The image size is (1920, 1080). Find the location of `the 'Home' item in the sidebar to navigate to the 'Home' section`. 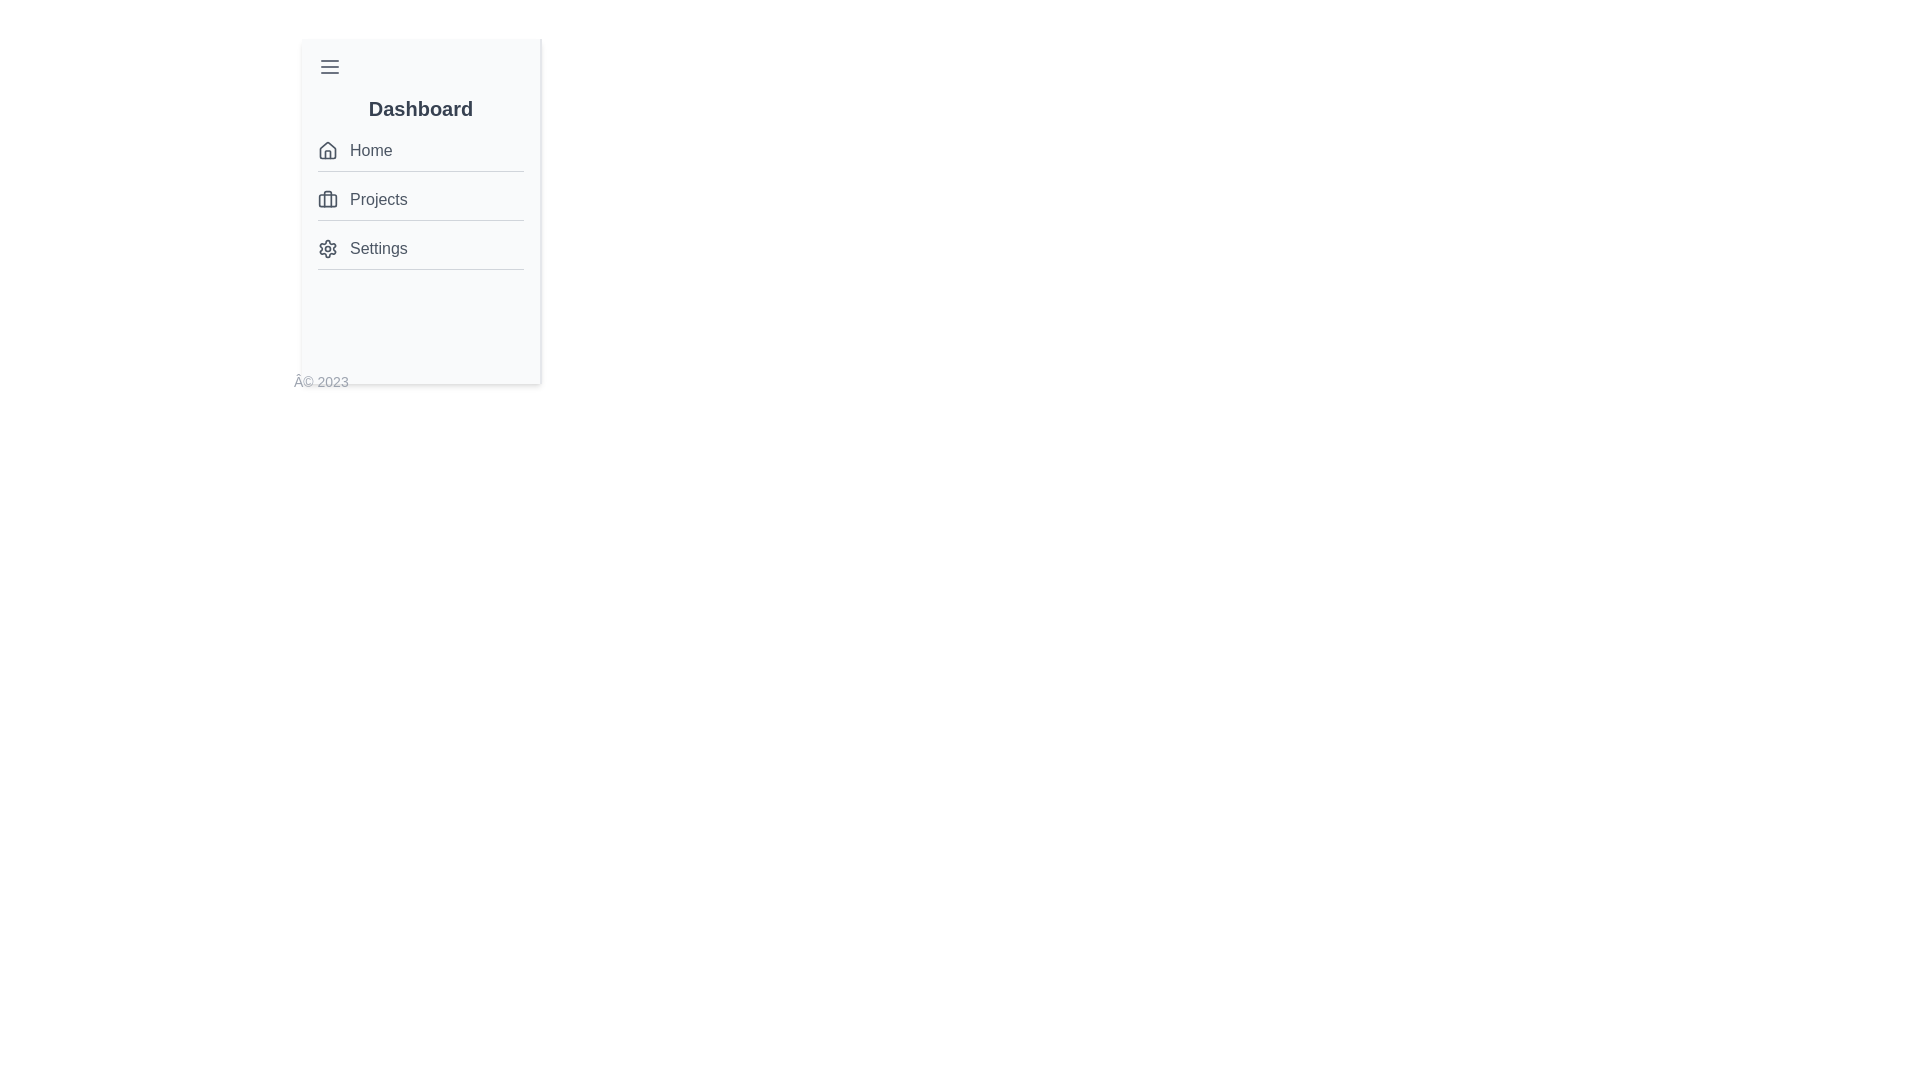

the 'Home' item in the sidebar to navigate to the 'Home' section is located at coordinates (420, 149).